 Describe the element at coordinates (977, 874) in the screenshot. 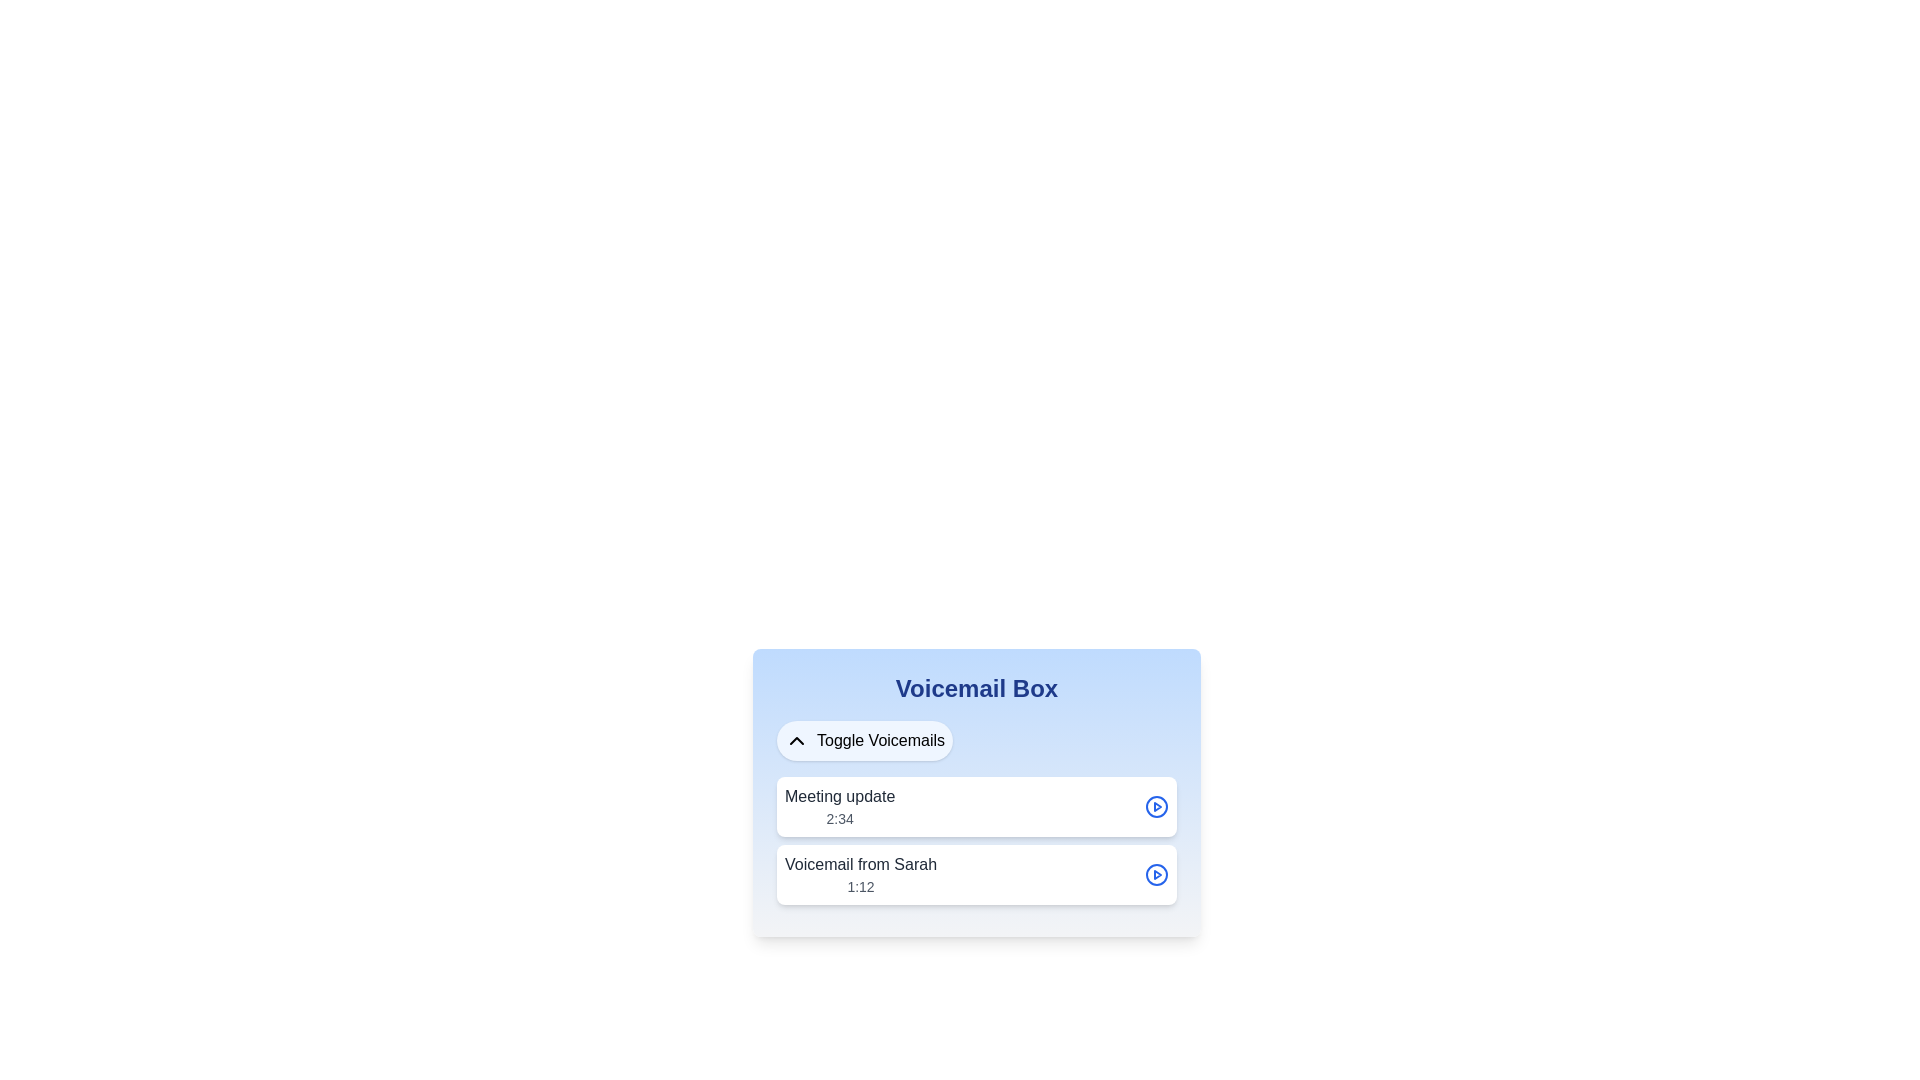

I see `the voicemail entry titled 'Voicemail from Sarah'` at that location.